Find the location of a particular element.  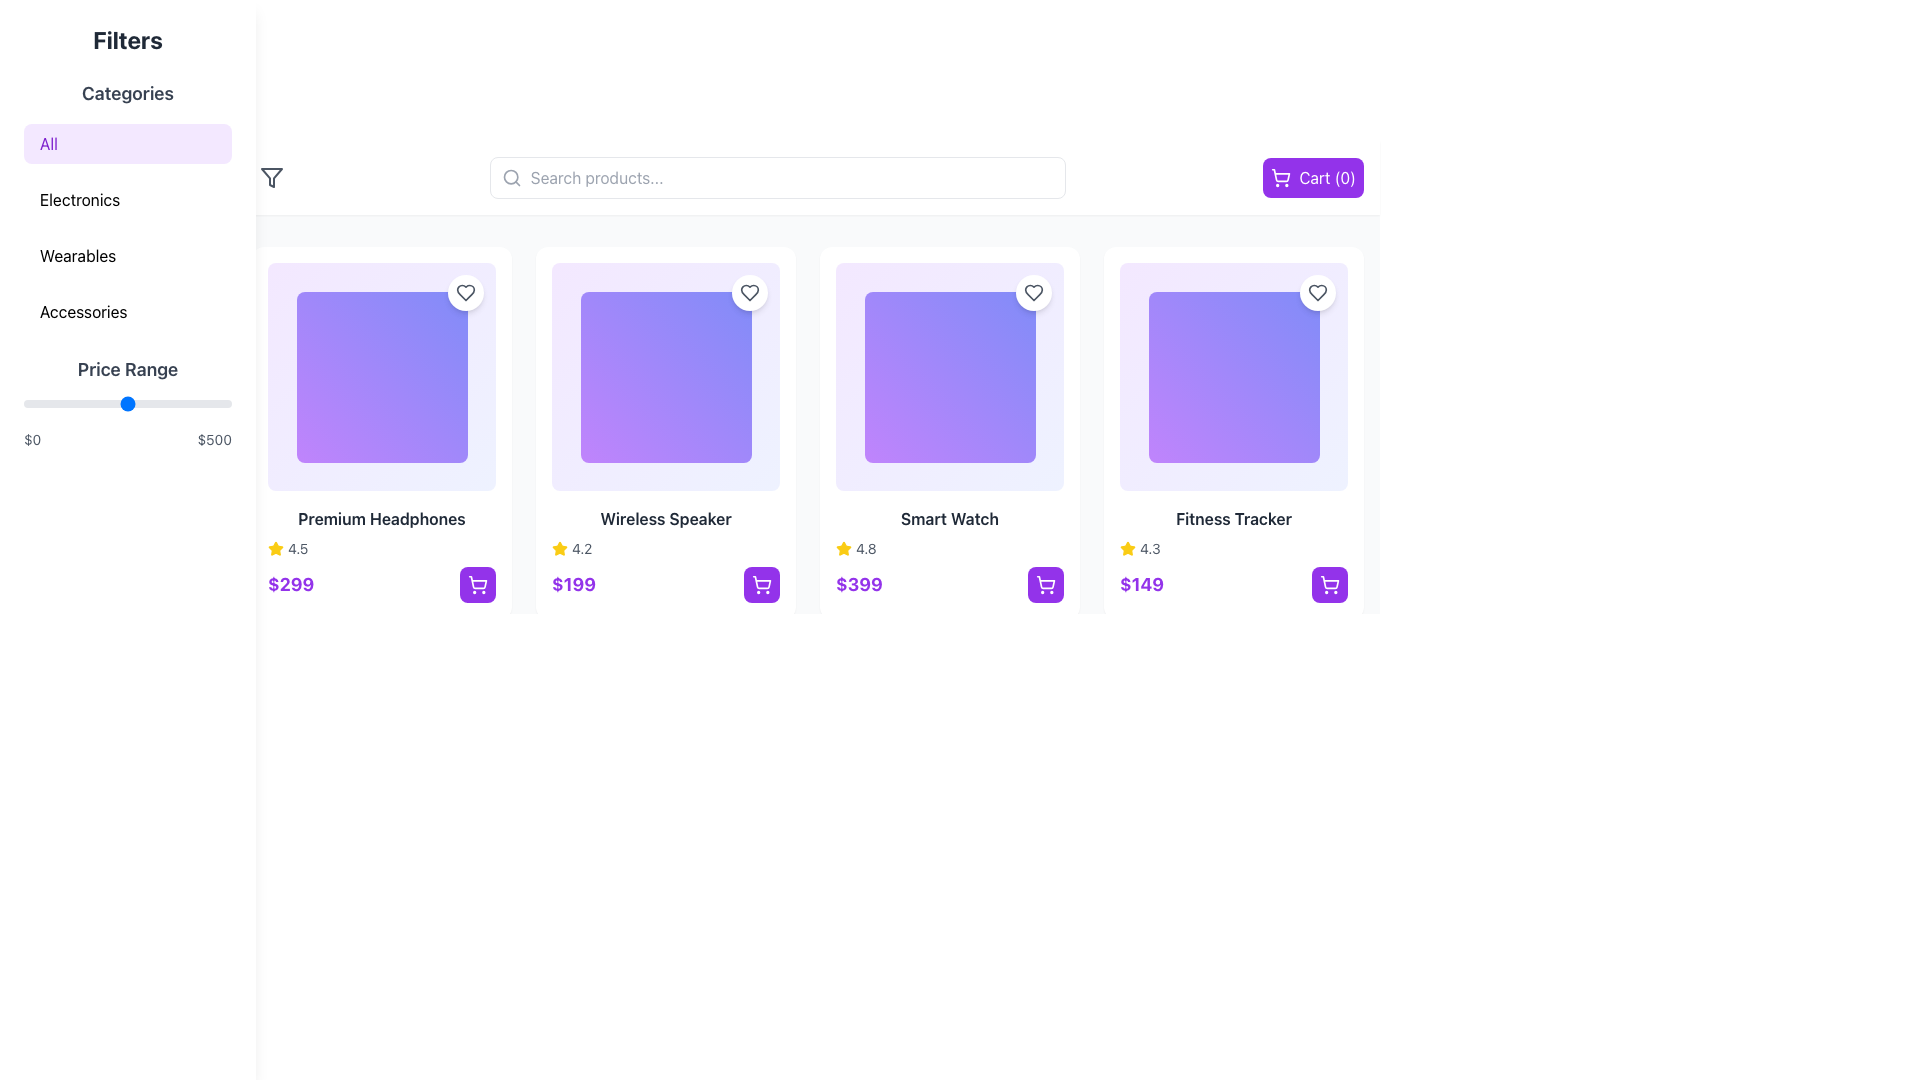

the heart-shaped icon button located in the top-right corner of the 'Wireless Speaker' product card to mark the product as favorite is located at coordinates (748, 293).